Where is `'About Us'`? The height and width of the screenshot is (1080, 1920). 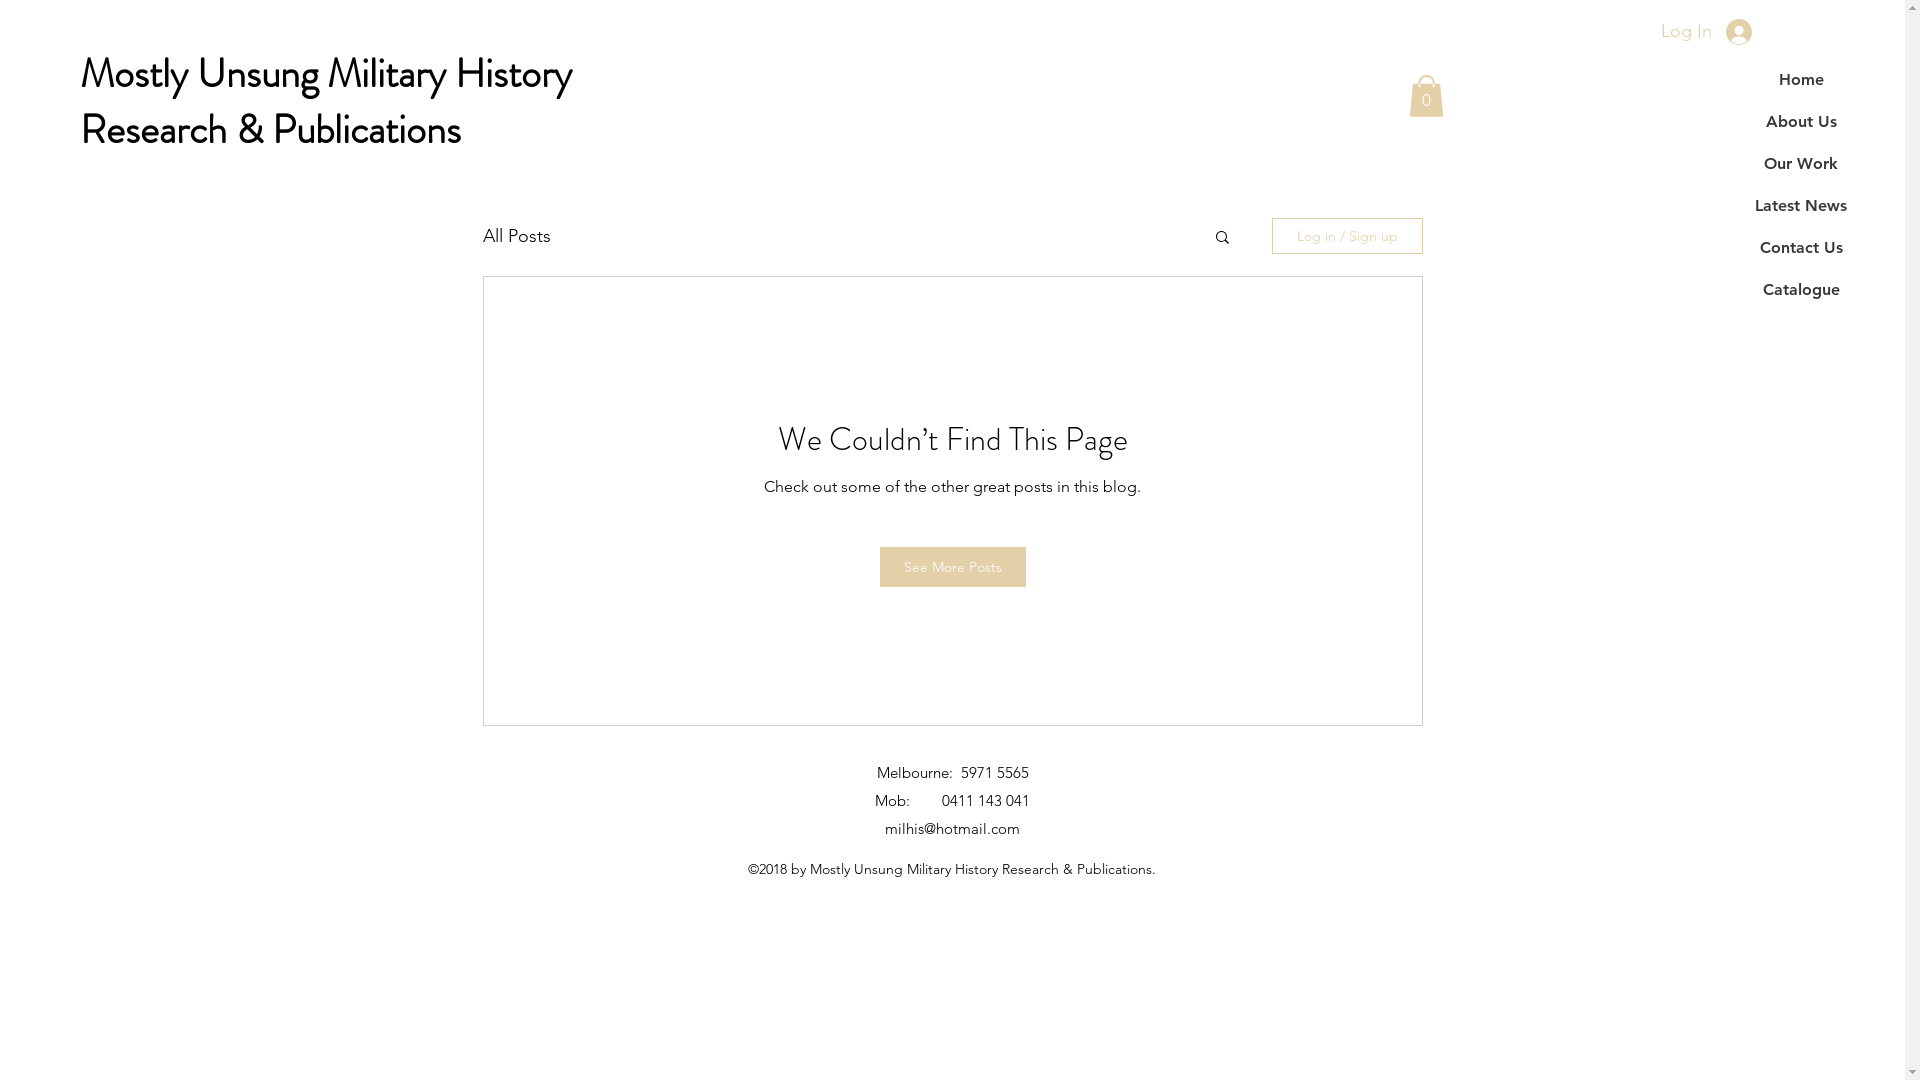 'About Us' is located at coordinates (1800, 121).